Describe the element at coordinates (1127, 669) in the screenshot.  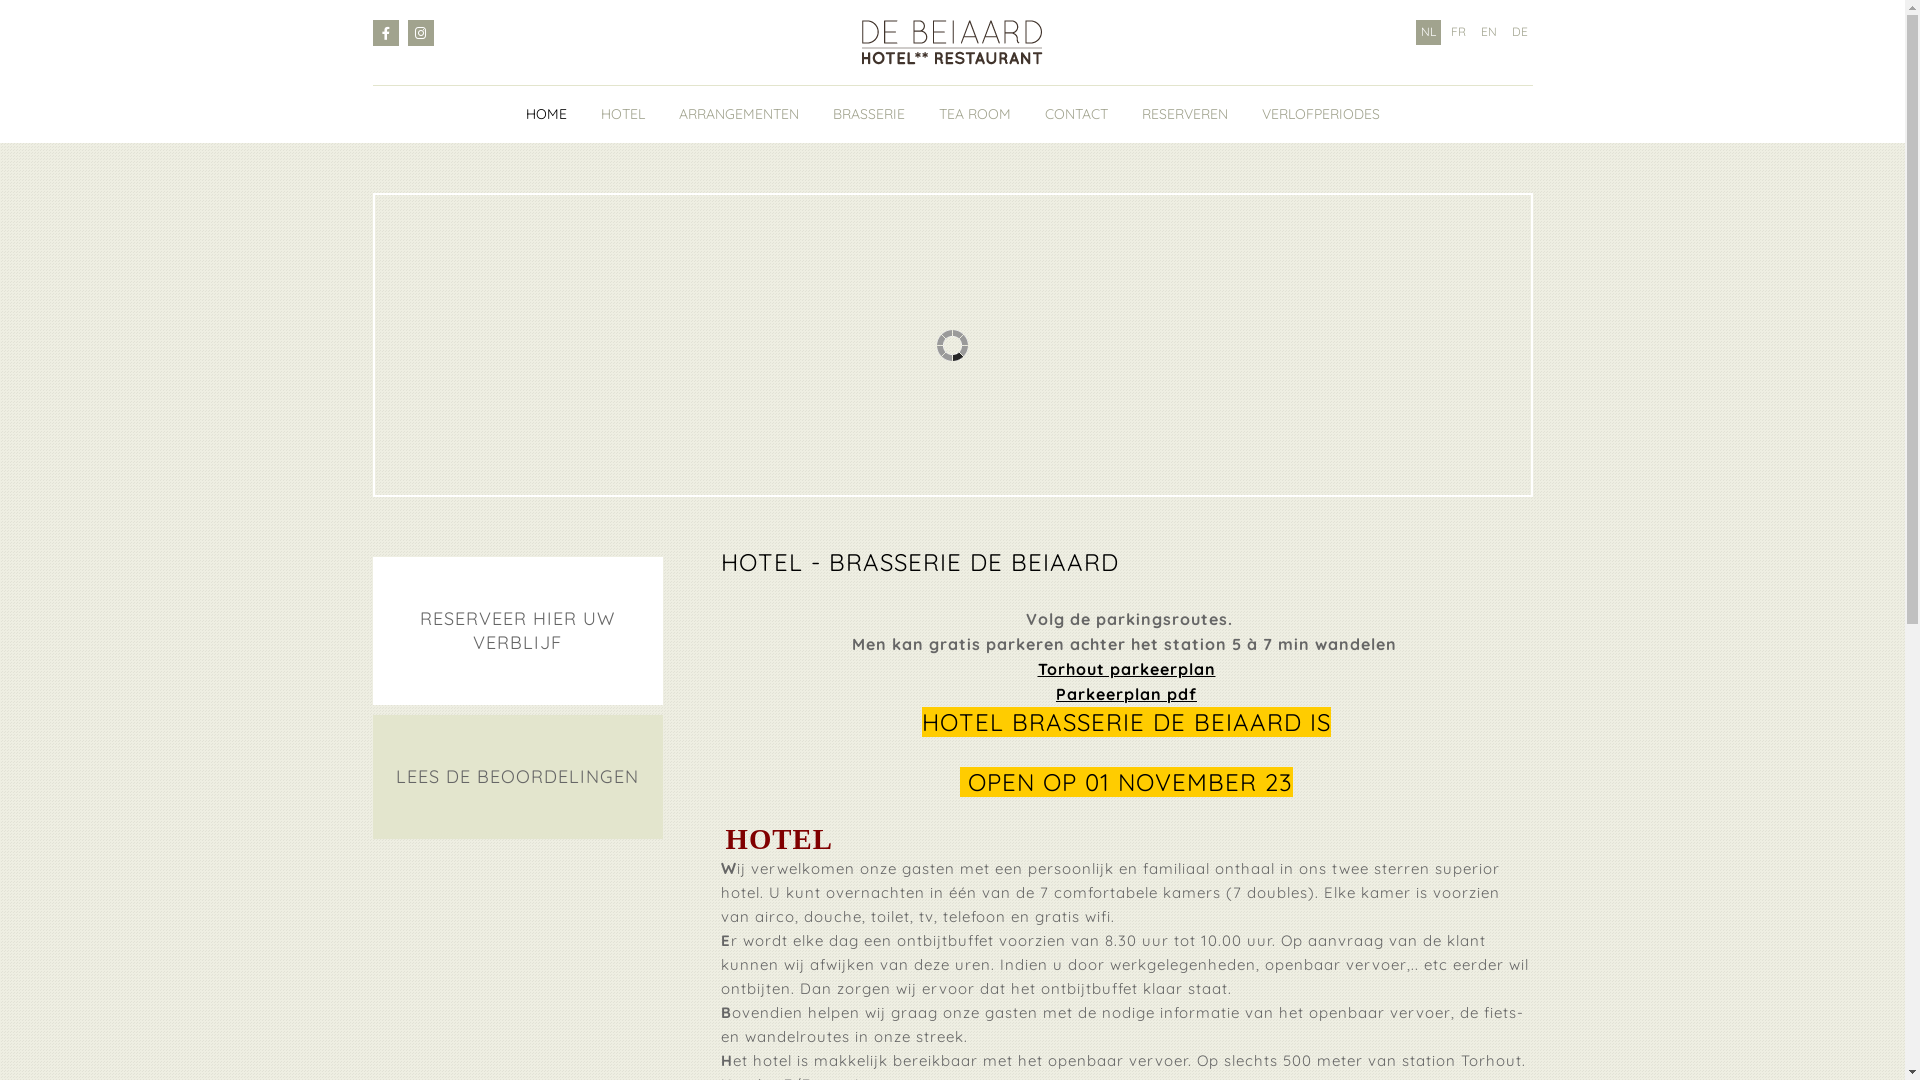
I see `'Torhout parkeerplan'` at that location.